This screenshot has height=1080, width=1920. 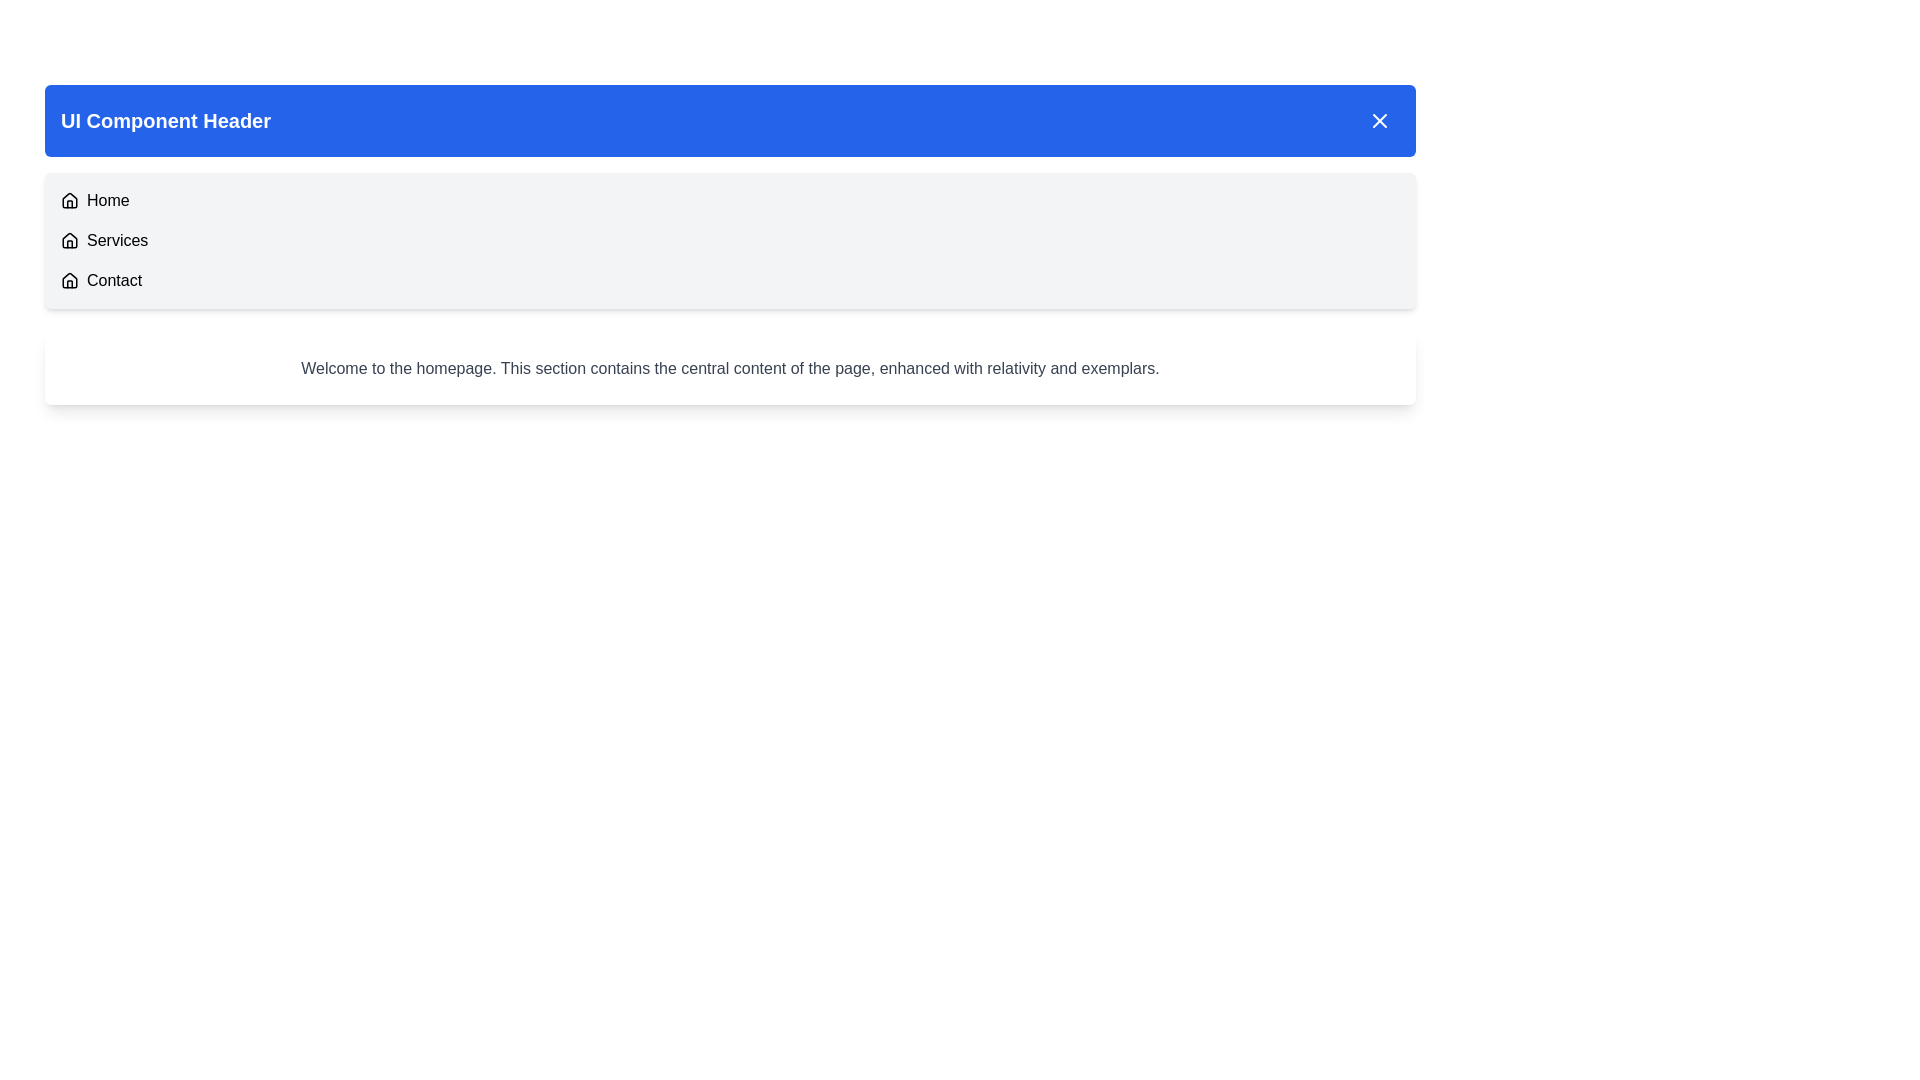 What do you see at coordinates (70, 281) in the screenshot?
I see `the house icon in the navigation menu, which is located to the left of the 'Contact' label text` at bounding box center [70, 281].